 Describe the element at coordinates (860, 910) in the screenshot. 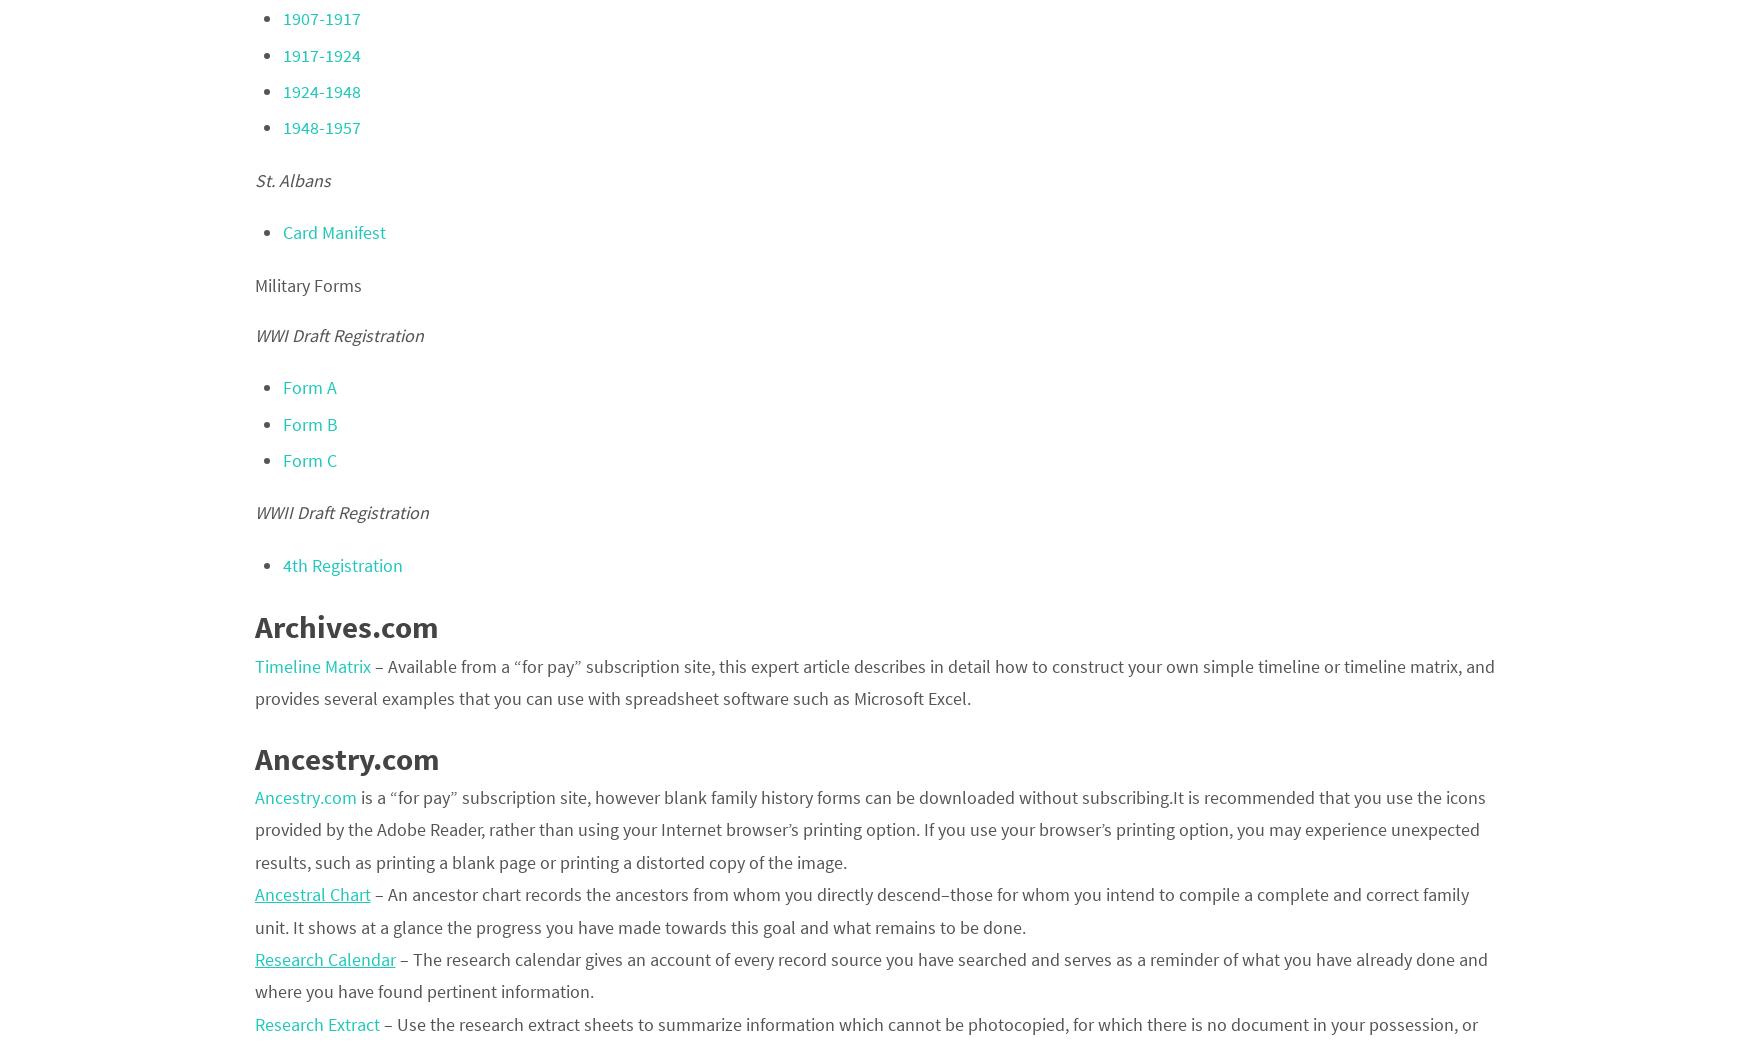

I see `'– An ancestor chart records the ancestors from whom you directly descend–those for whom you intend to compile a complete and correct family unit. It shows at a glance the progress you have made towards this goal and what remains to be done.'` at that location.